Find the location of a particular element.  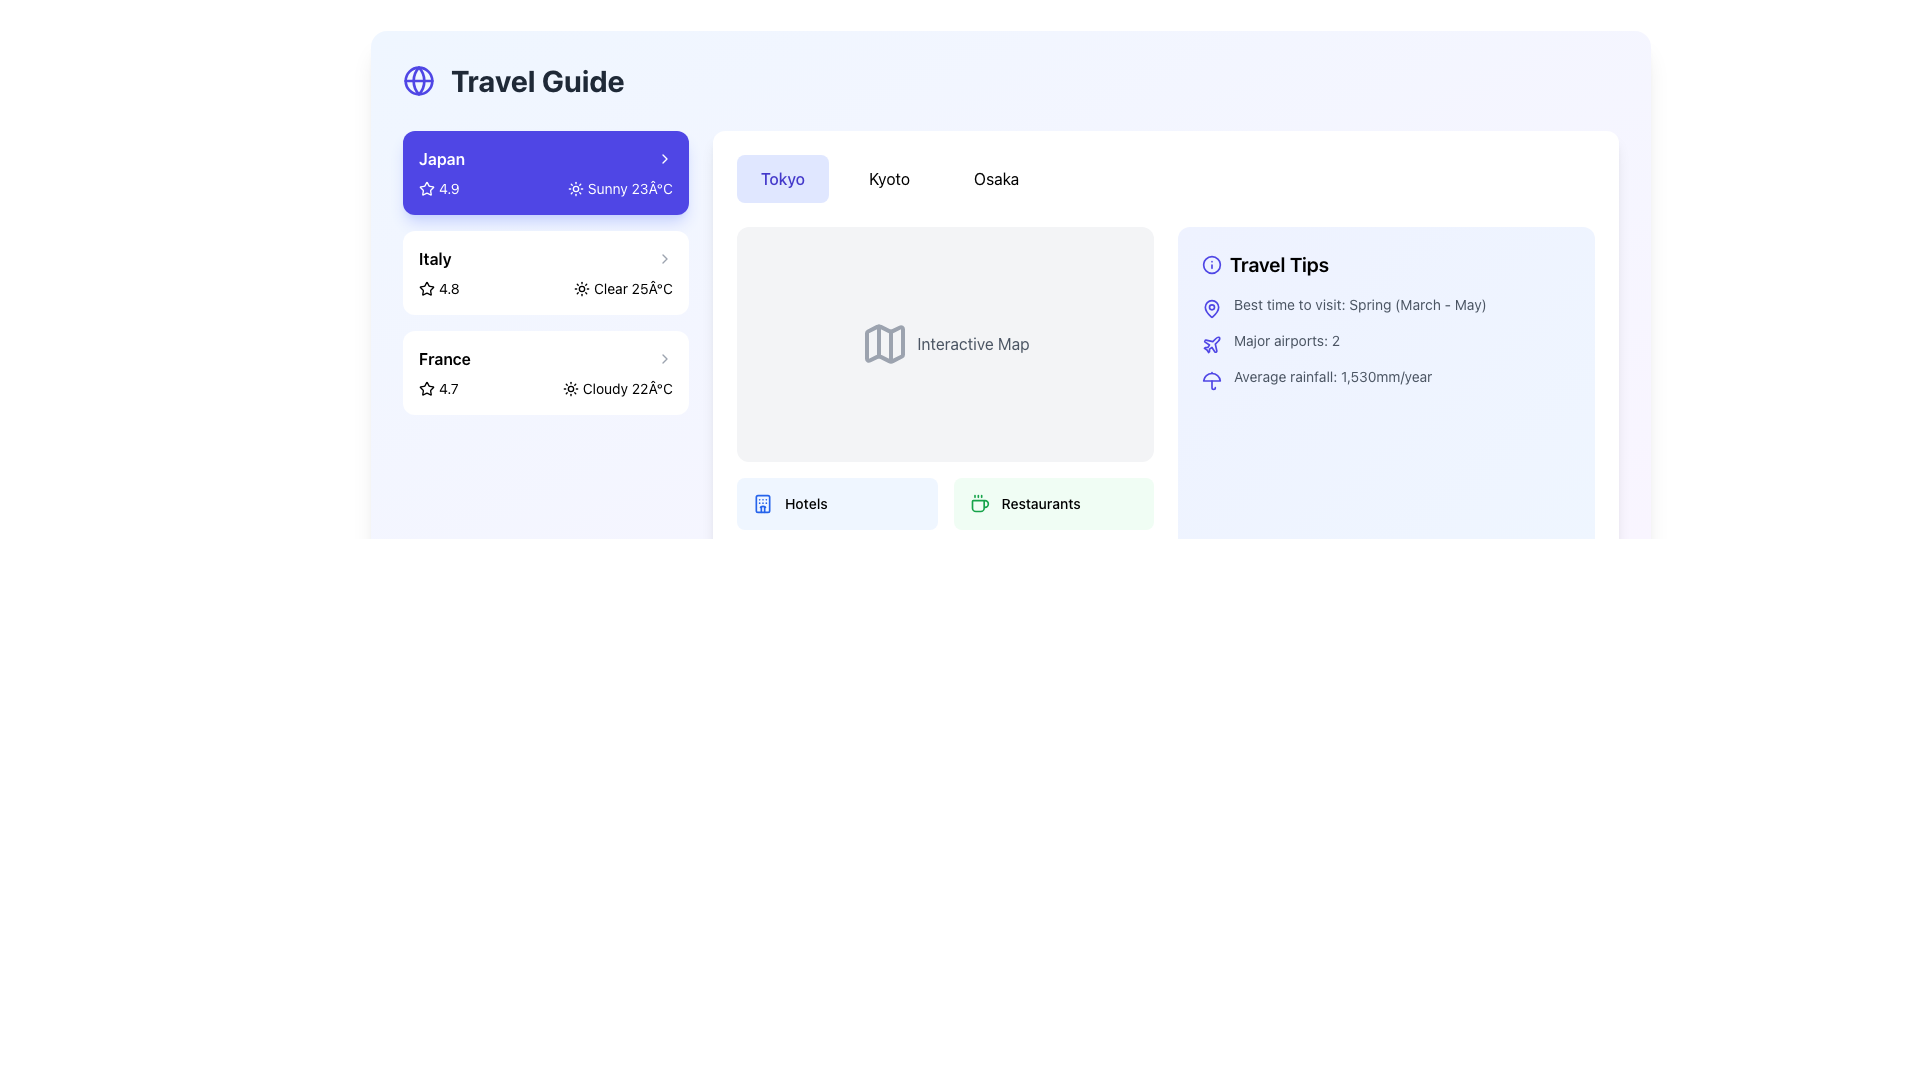

the coffee cup icon element, which is green and located to the left of the 'Restaurants' text in the bottom-right section of the interface is located at coordinates (979, 502).